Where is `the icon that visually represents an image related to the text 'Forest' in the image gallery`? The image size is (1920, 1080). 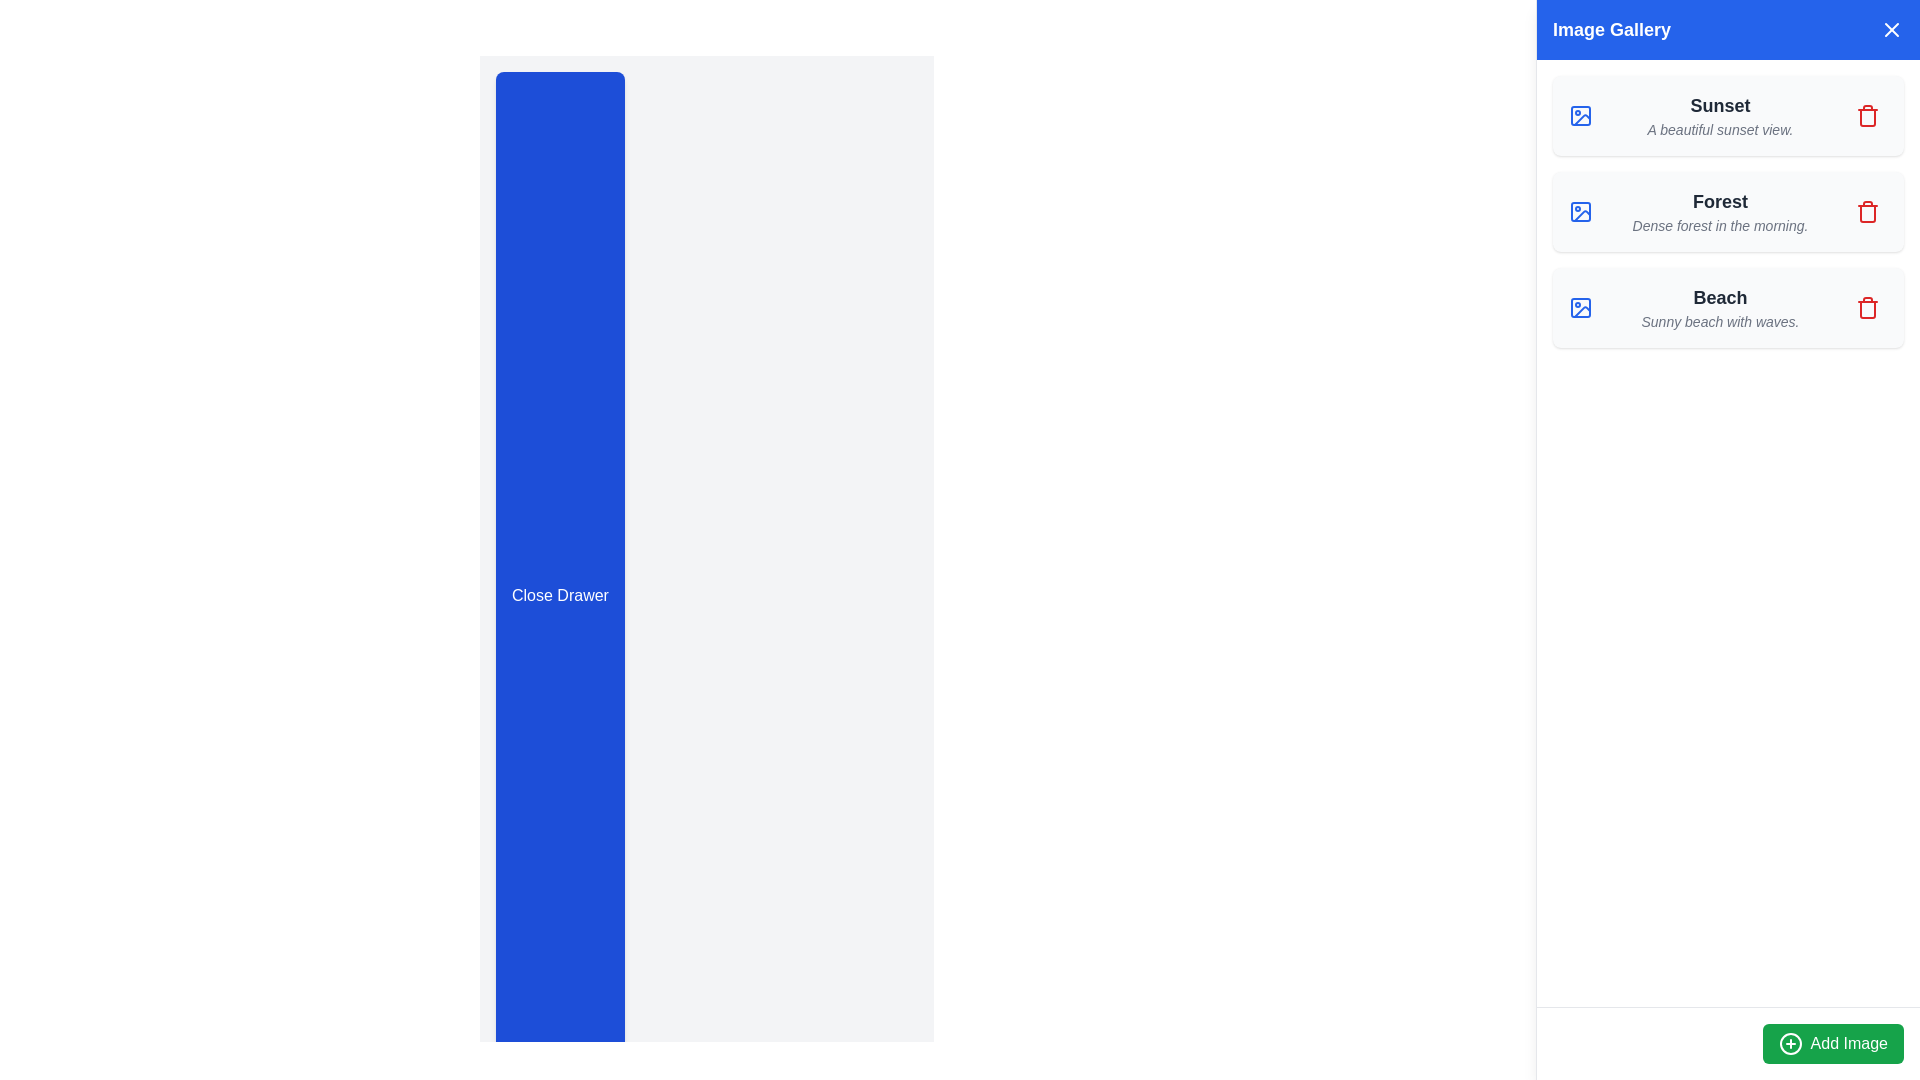
the icon that visually represents an image related to the text 'Forest' in the image gallery is located at coordinates (1579, 212).